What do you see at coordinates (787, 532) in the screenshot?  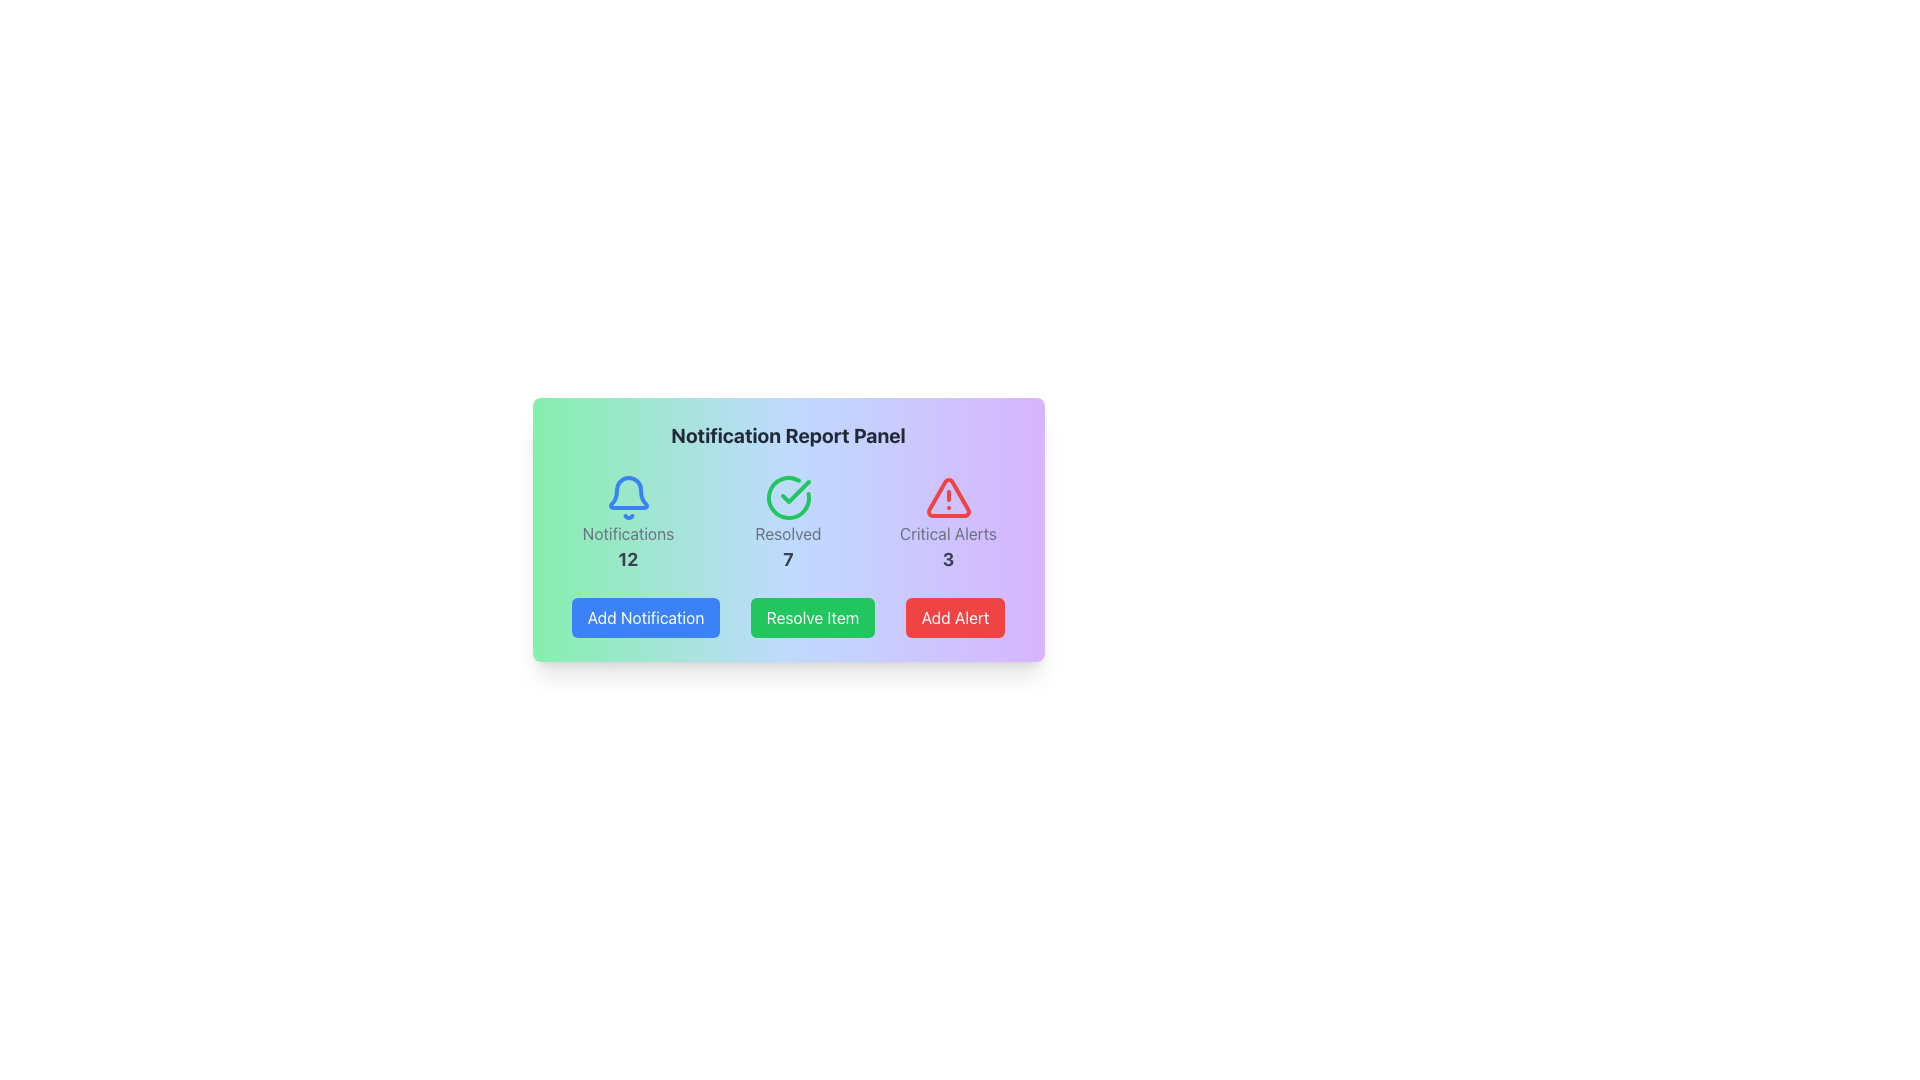 I see `the Text Label that describes the count of resolved items, which is located between a green checkmark icon and the number '7' in the middle section of a horizontally aligned panel` at bounding box center [787, 532].